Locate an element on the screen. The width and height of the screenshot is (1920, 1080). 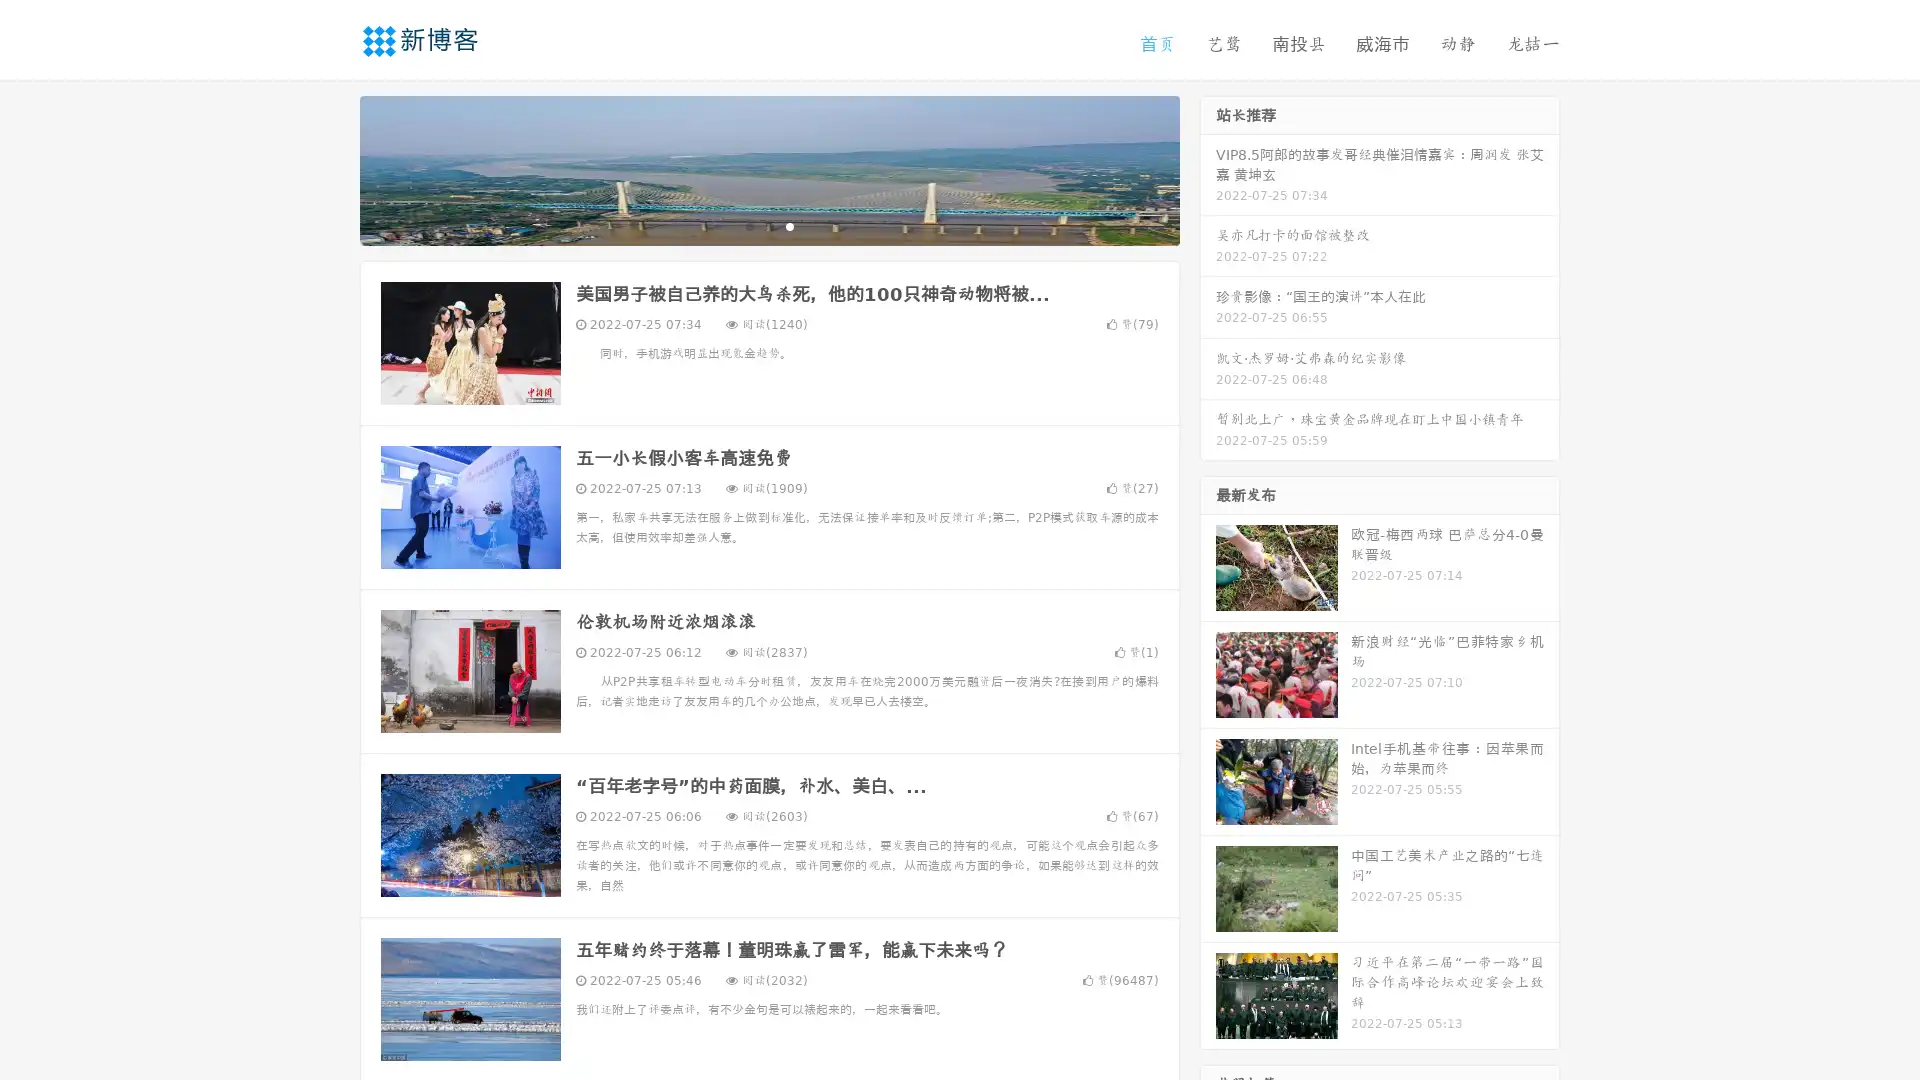
Go to slide 1 is located at coordinates (748, 225).